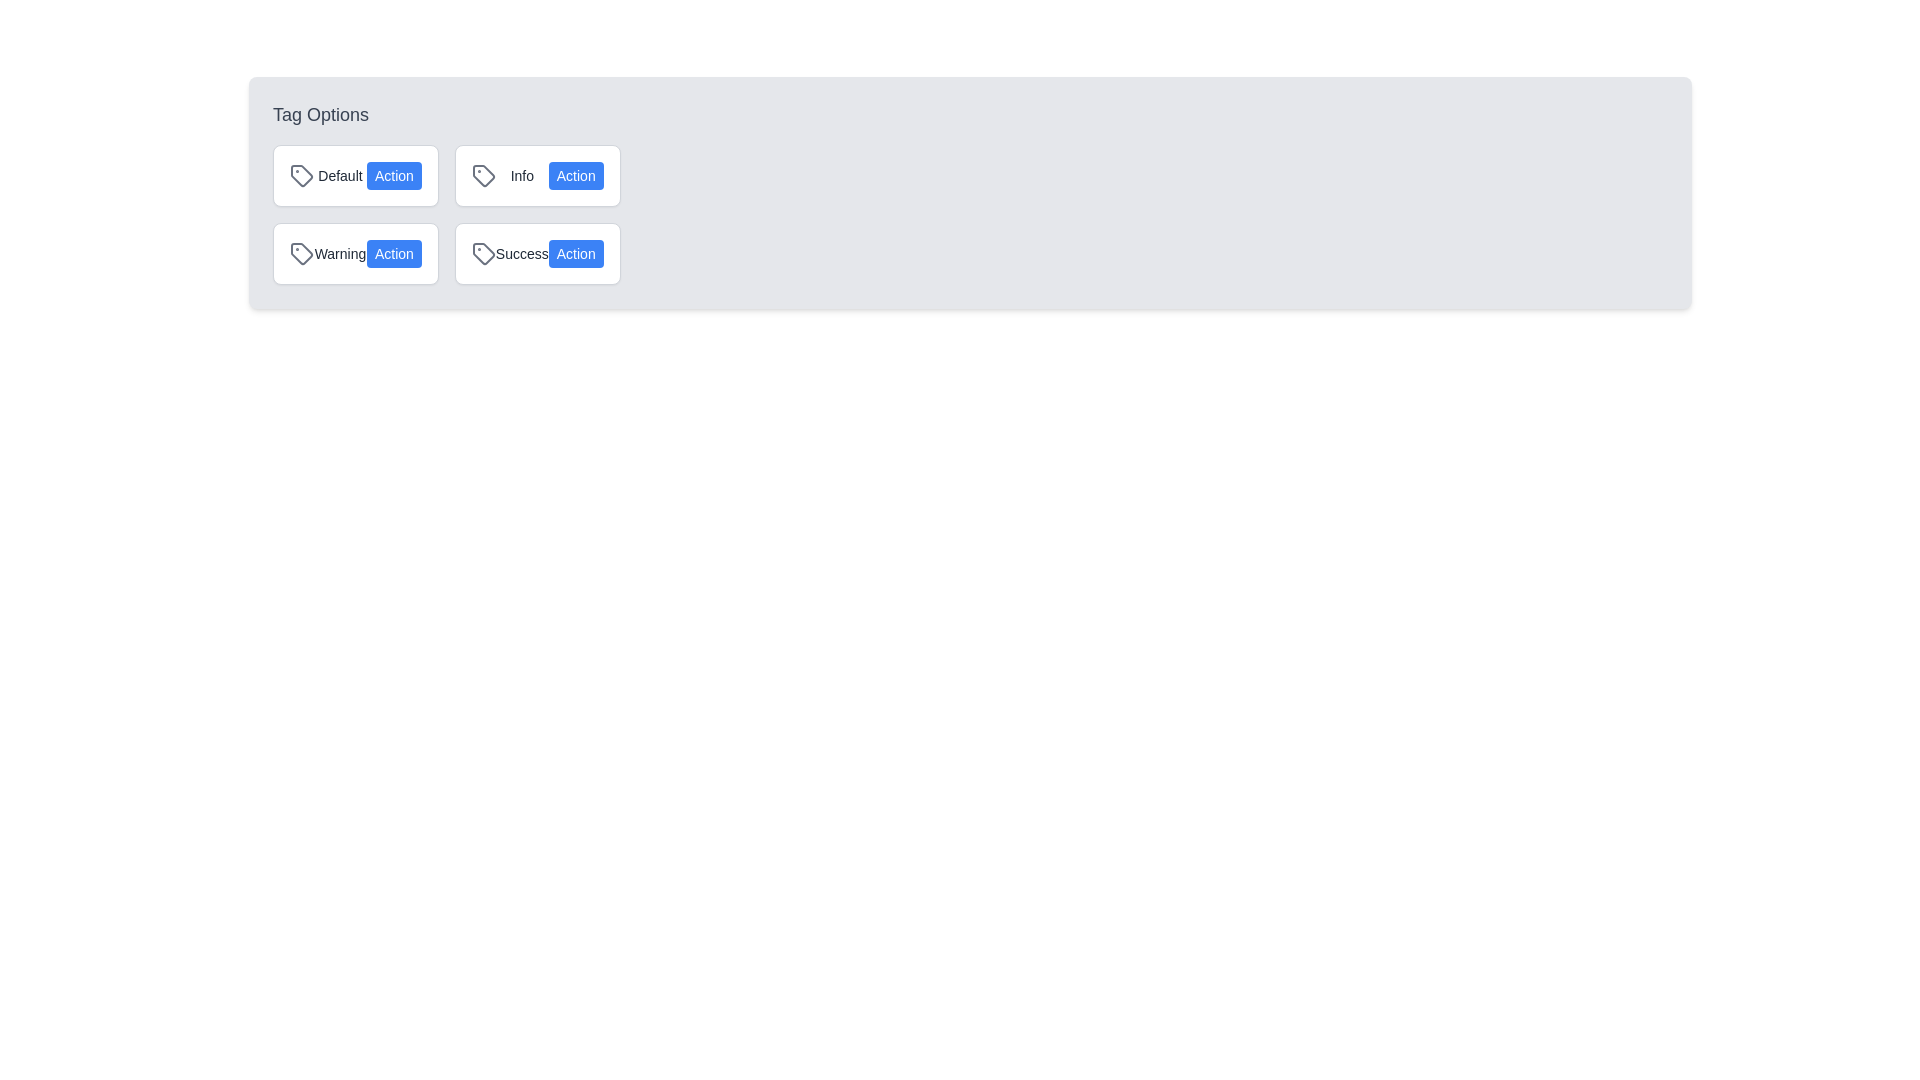 The image size is (1920, 1080). What do you see at coordinates (301, 175) in the screenshot?
I see `the gray vector graphic icon resembling a tag symbol located within the 'Default' button group in the 'Tag Options' section` at bounding box center [301, 175].